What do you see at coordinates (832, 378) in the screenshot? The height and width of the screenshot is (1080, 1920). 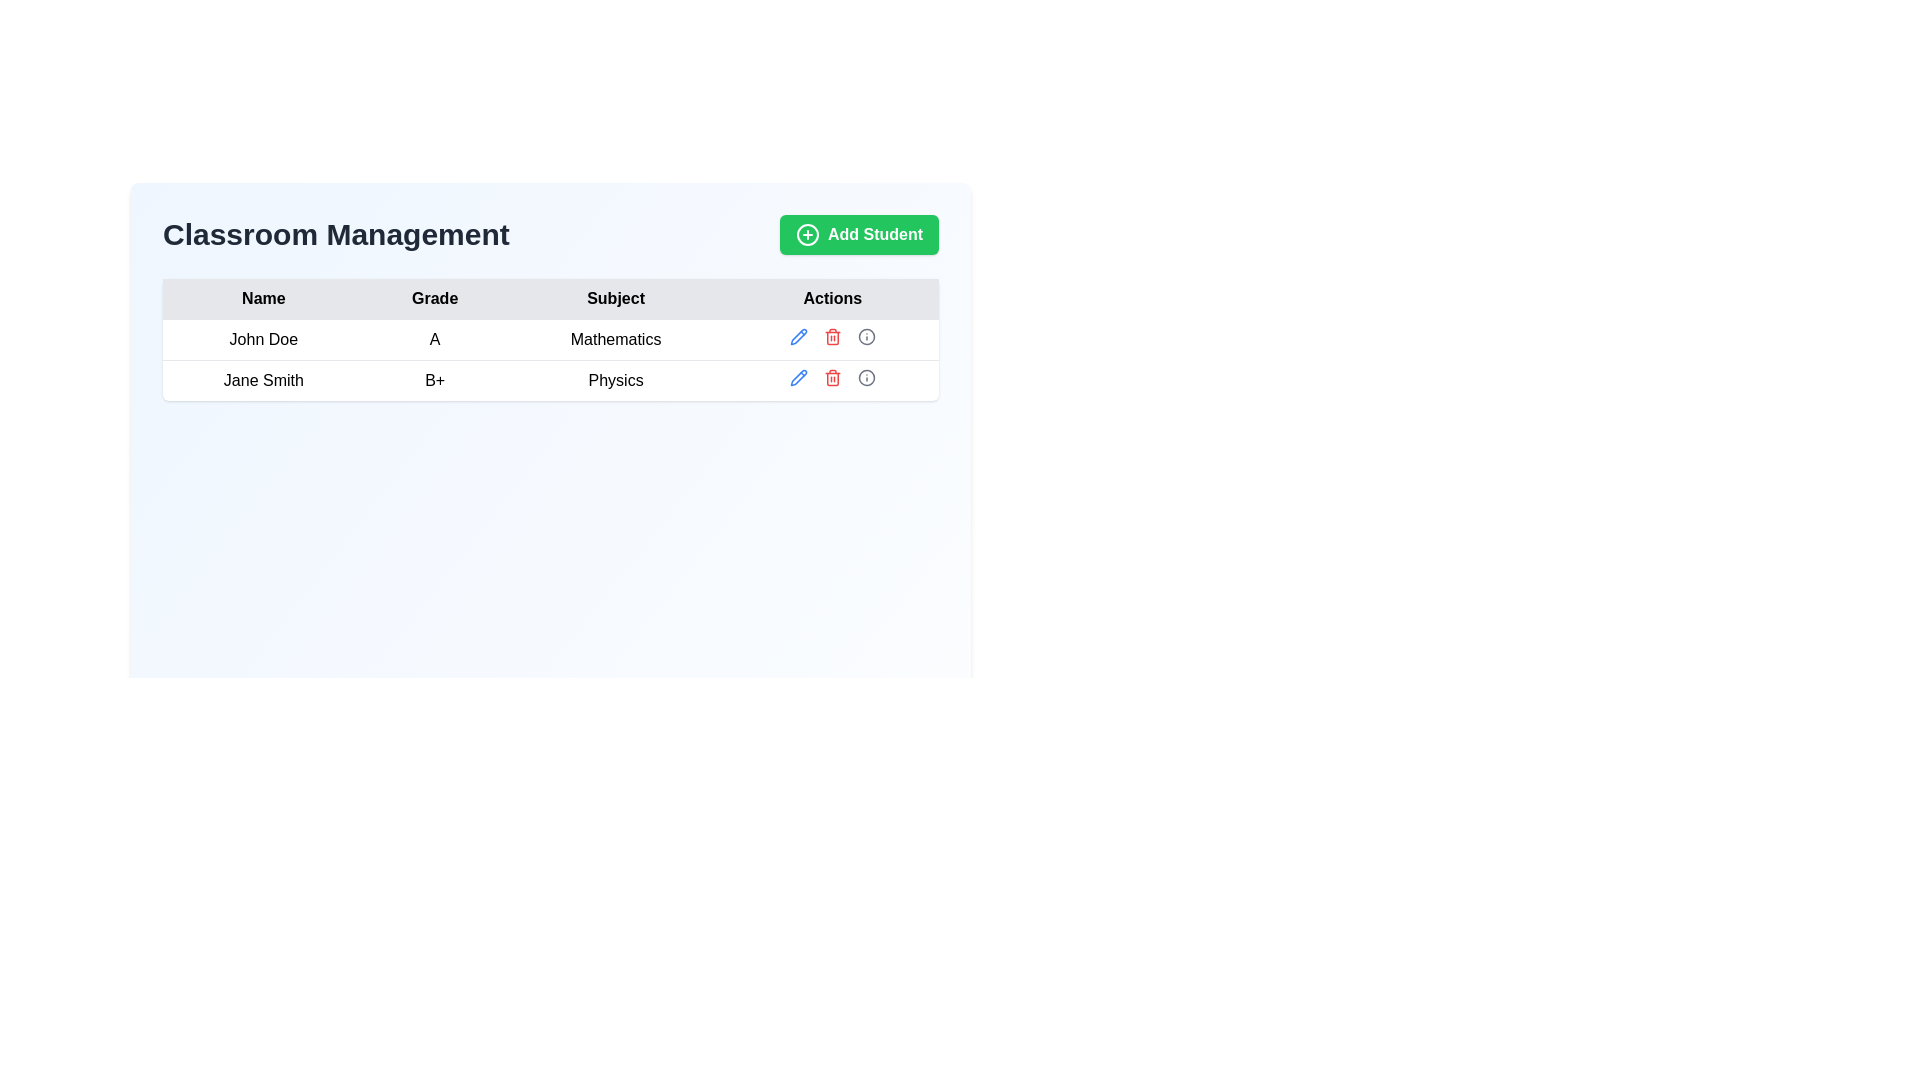 I see `the red trash bin icon in the 'Actions' column of the second row associated with 'Jane Smith, B+, Physics'` at bounding box center [832, 378].